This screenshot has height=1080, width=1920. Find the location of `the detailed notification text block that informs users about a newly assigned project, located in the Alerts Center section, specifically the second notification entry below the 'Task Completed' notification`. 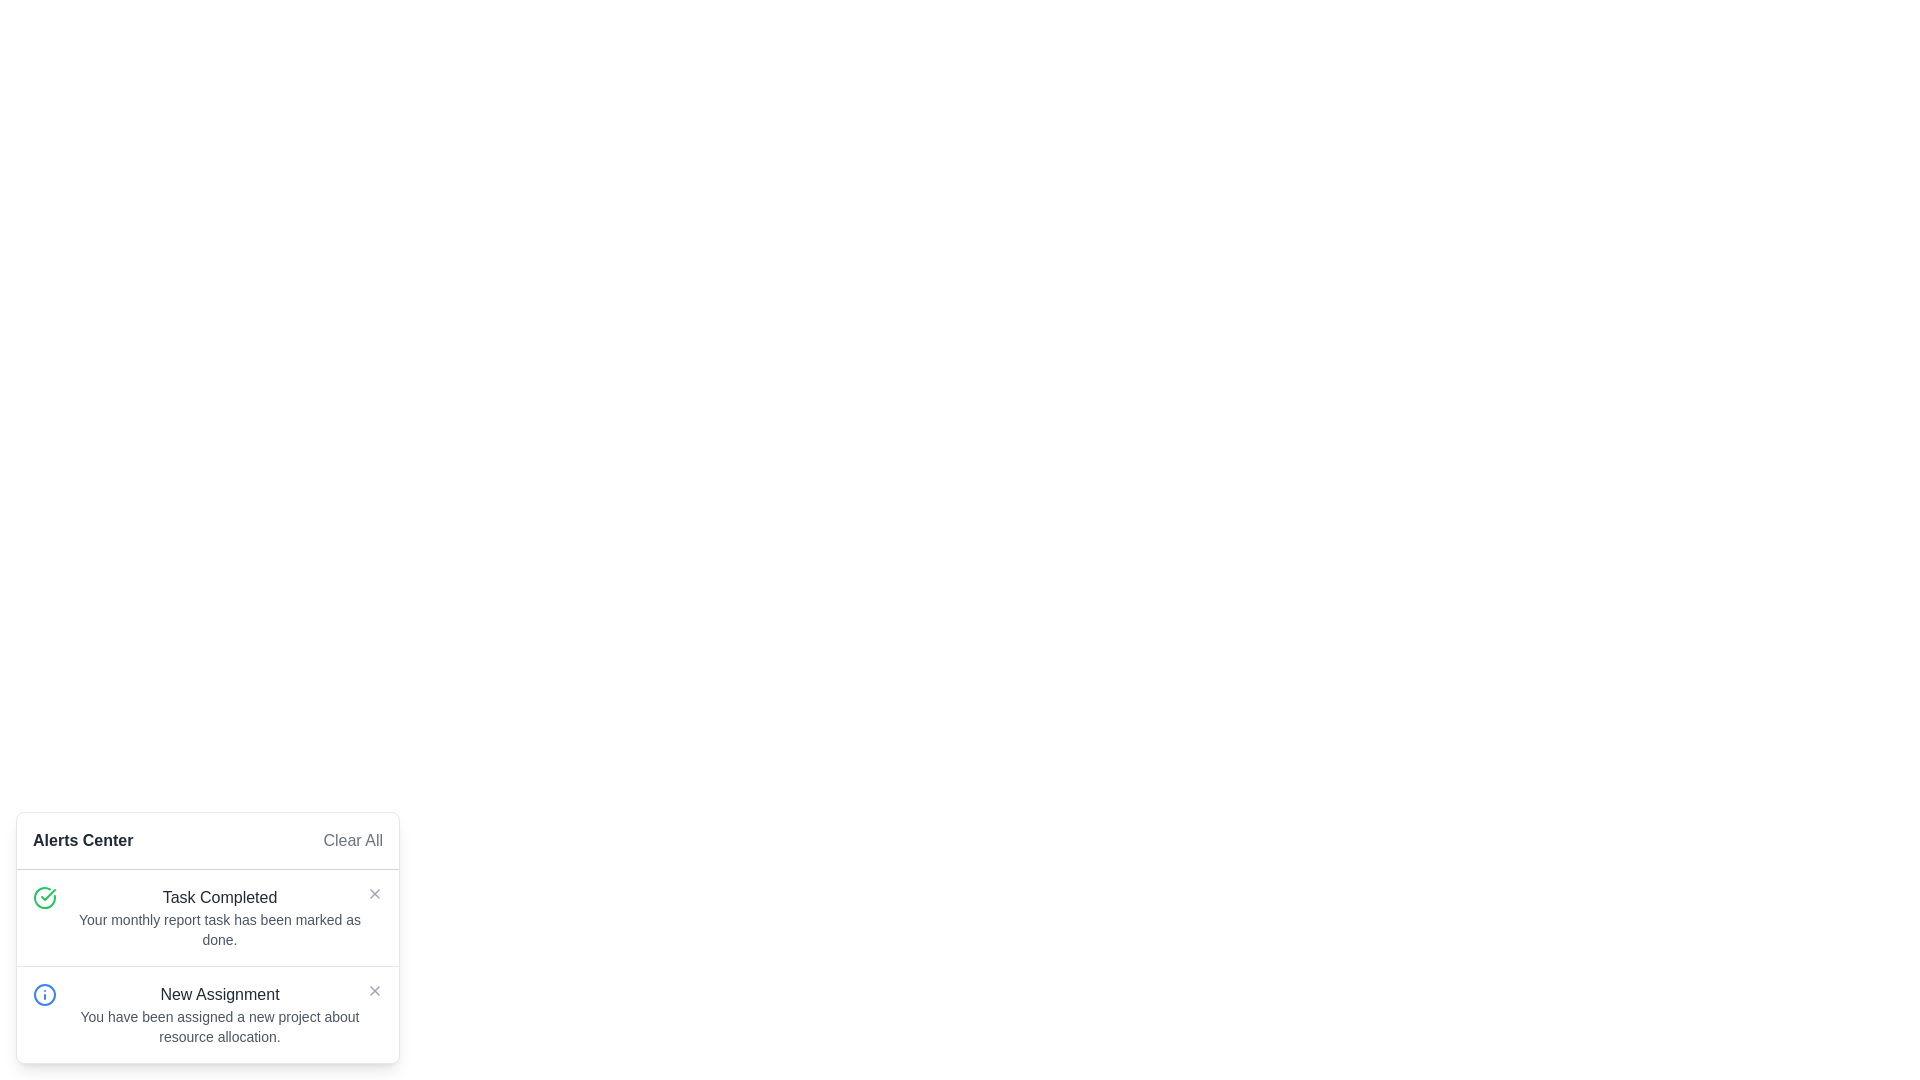

the detailed notification text block that informs users about a newly assigned project, located in the Alerts Center section, specifically the second notification entry below the 'Task Completed' notification is located at coordinates (220, 1014).